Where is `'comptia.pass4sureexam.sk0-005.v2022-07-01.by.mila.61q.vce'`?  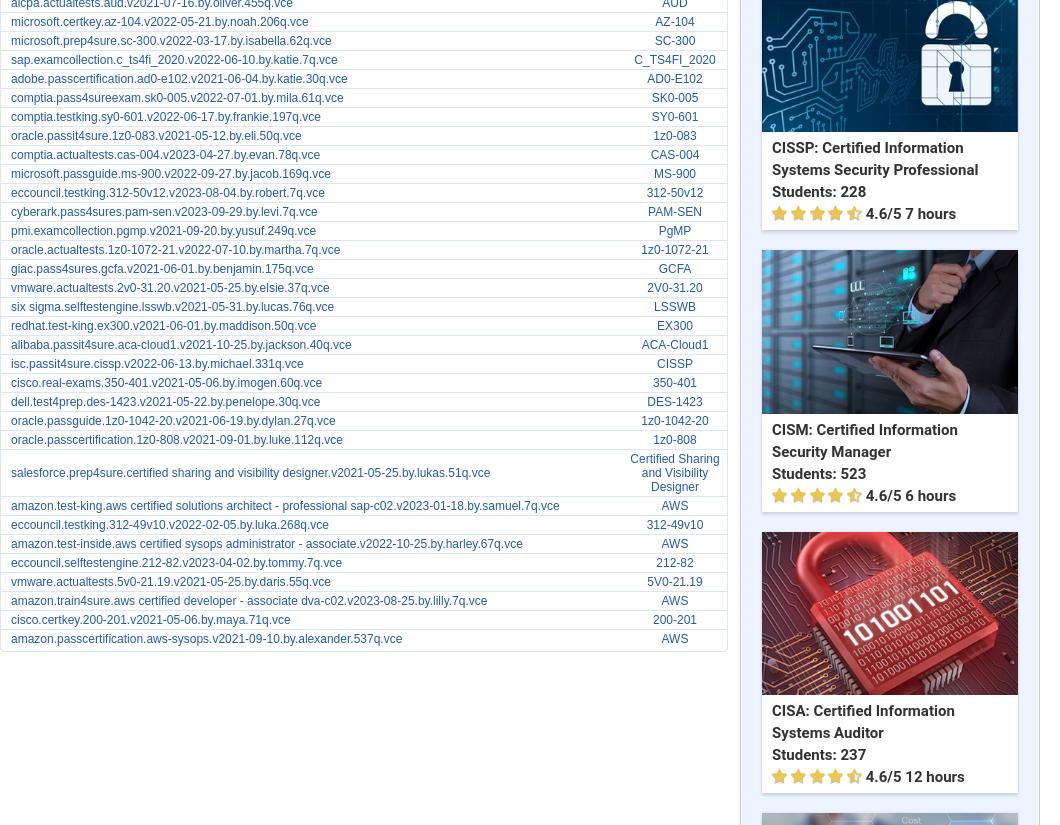 'comptia.pass4sureexam.sk0-005.v2022-07-01.by.mila.61q.vce' is located at coordinates (176, 98).